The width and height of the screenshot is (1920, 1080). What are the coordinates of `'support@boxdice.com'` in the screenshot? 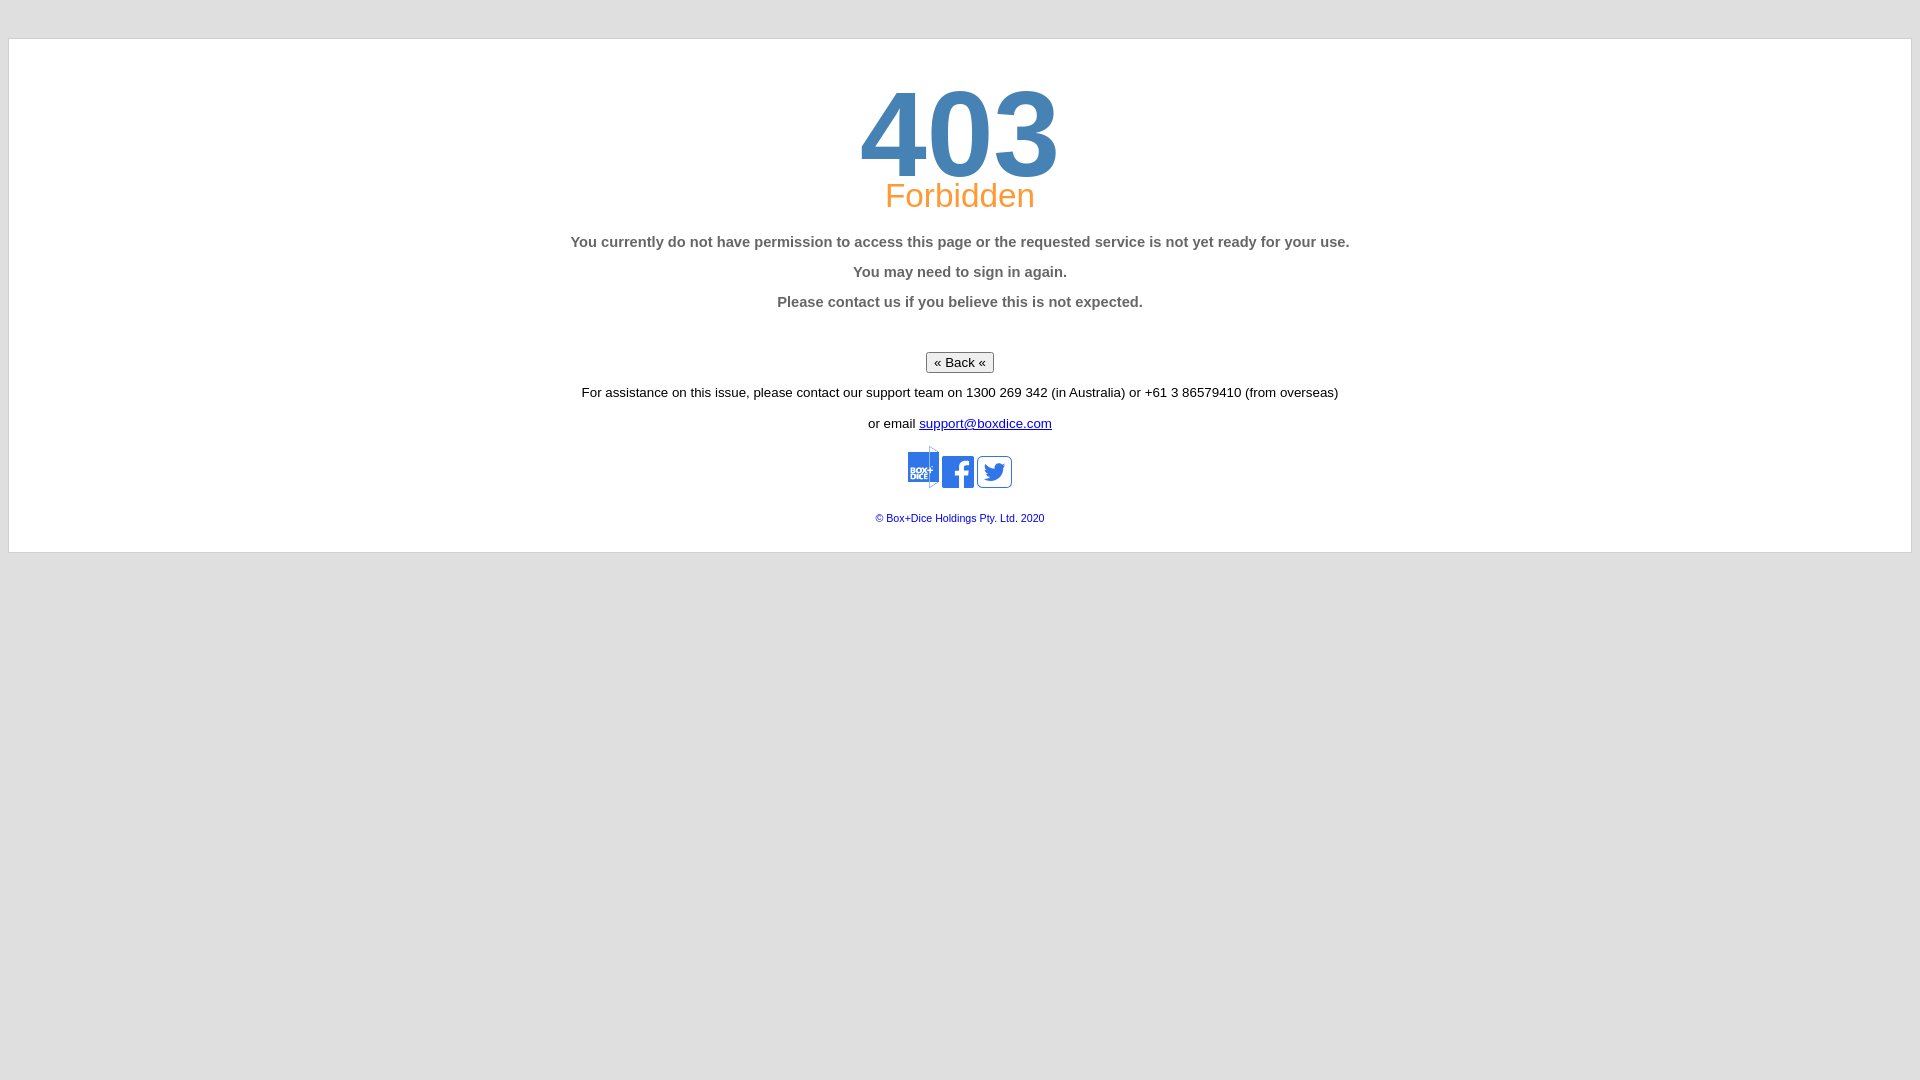 It's located at (917, 422).